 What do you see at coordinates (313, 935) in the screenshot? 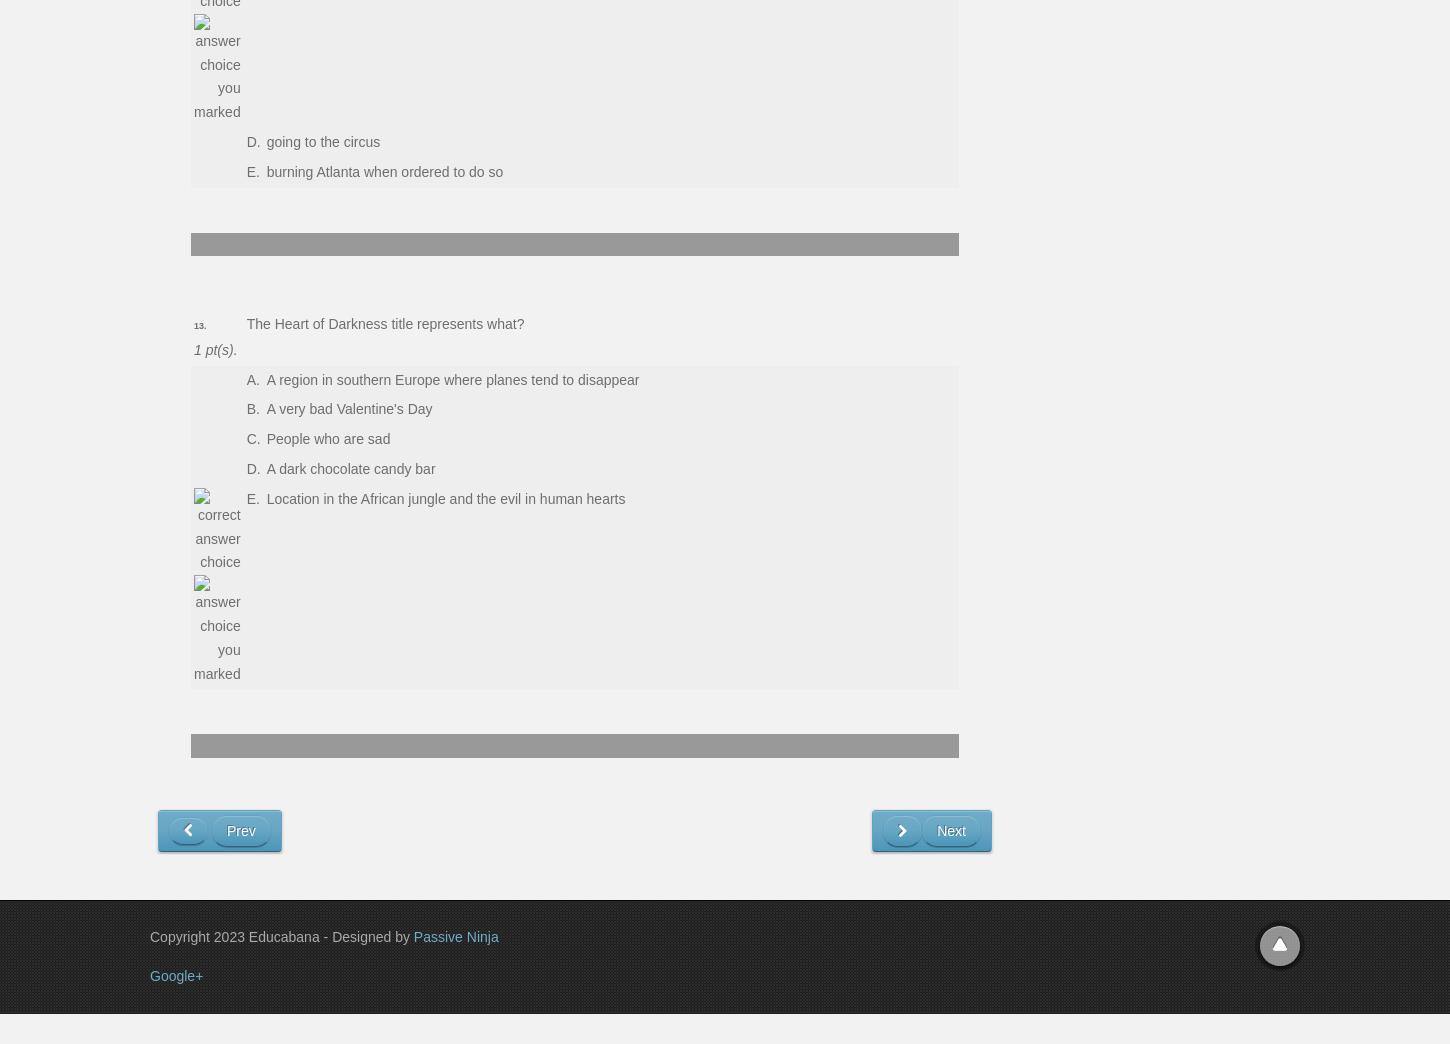
I see `'2023 Educabana - Designed by'` at bounding box center [313, 935].